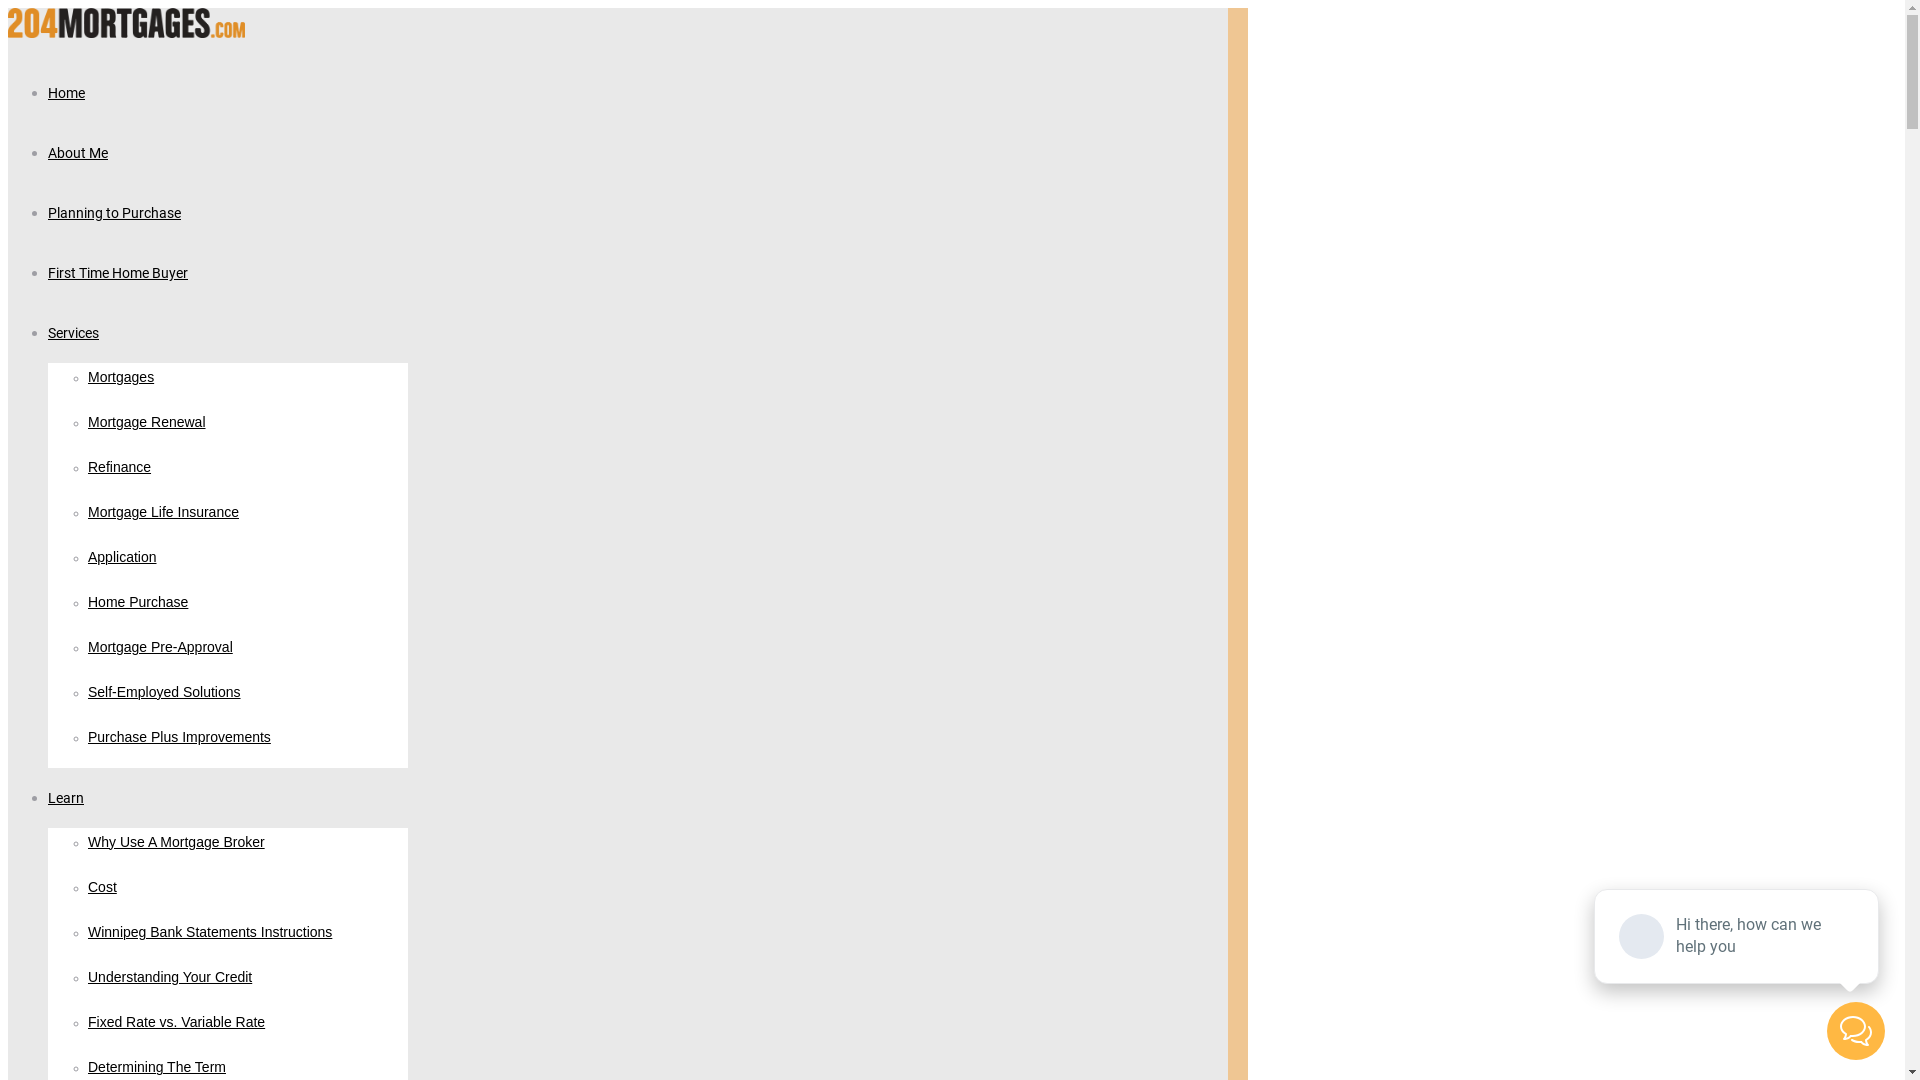 The width and height of the screenshot is (1920, 1080). I want to click on 'About Me', so click(77, 151).